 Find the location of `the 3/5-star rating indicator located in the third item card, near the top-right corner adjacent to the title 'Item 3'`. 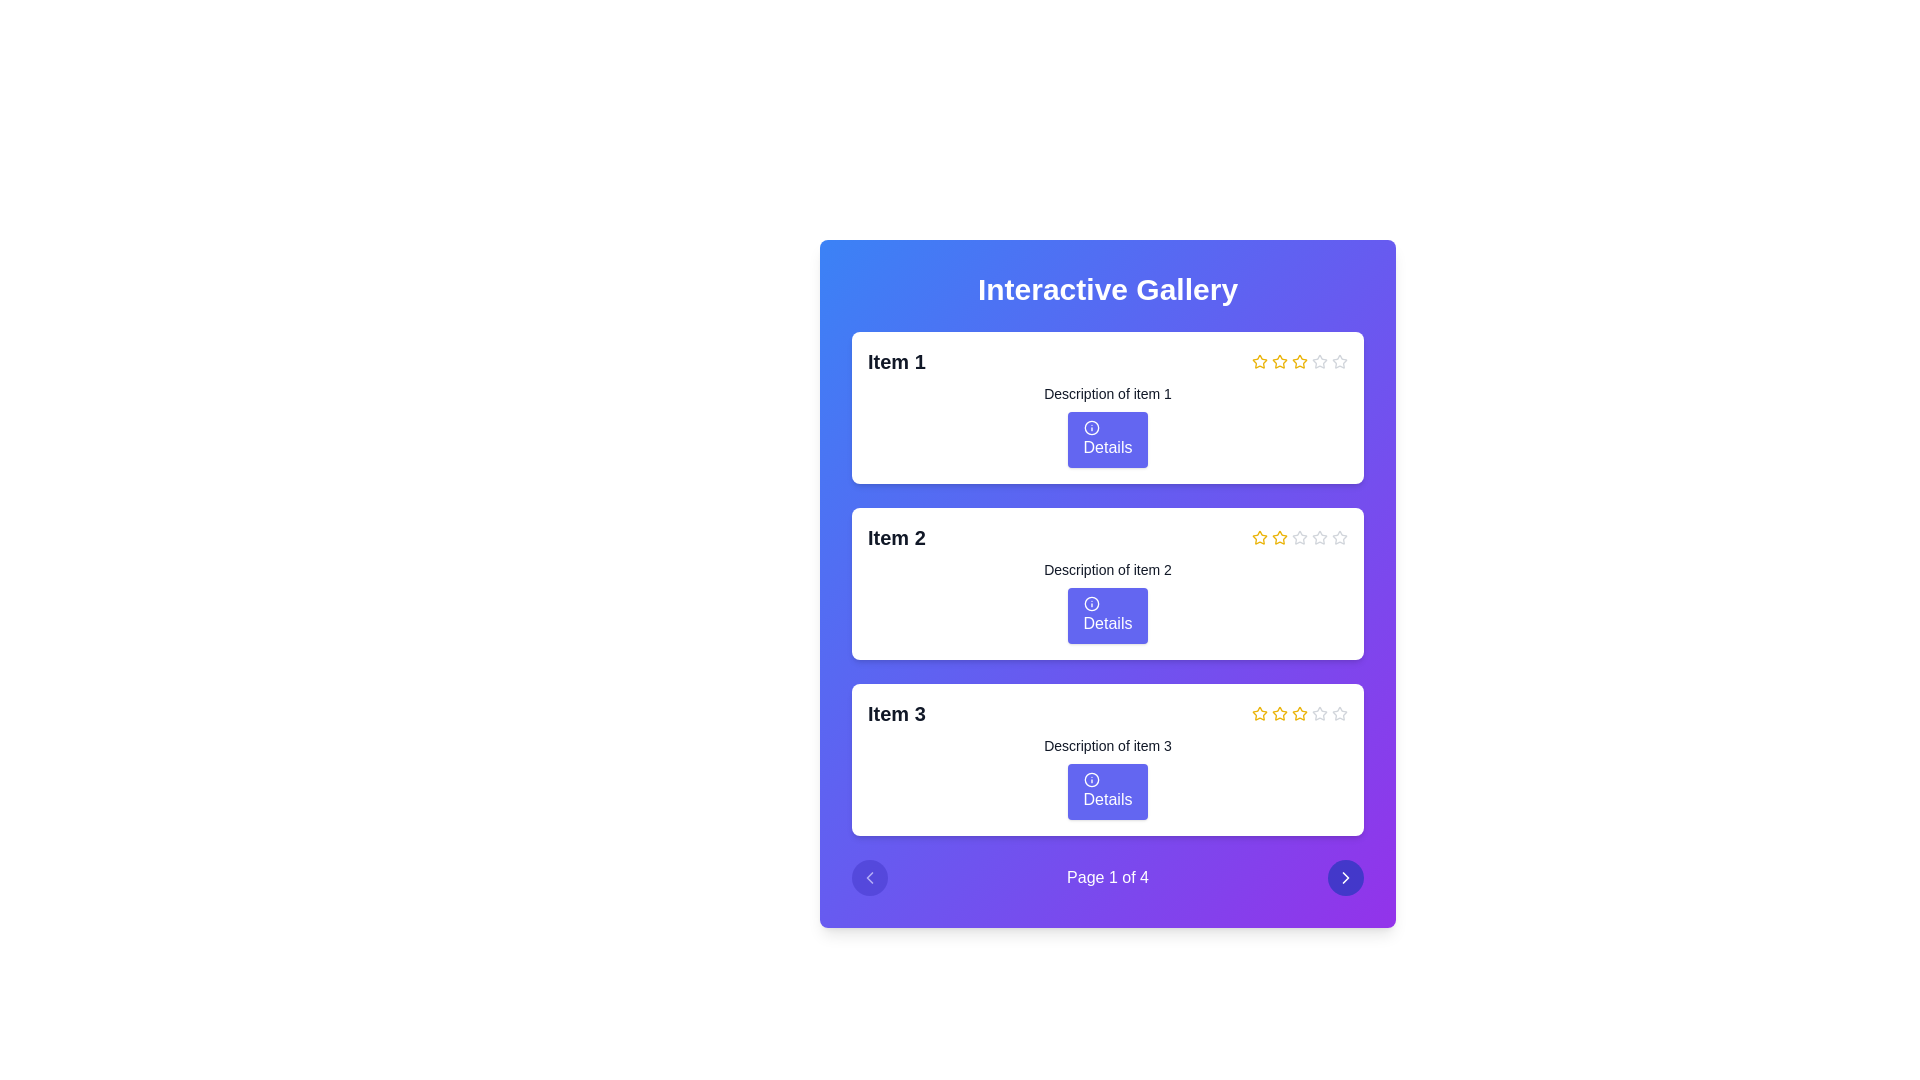

the 3/5-star rating indicator located in the third item card, near the top-right corner adjacent to the title 'Item 3' is located at coordinates (1300, 712).